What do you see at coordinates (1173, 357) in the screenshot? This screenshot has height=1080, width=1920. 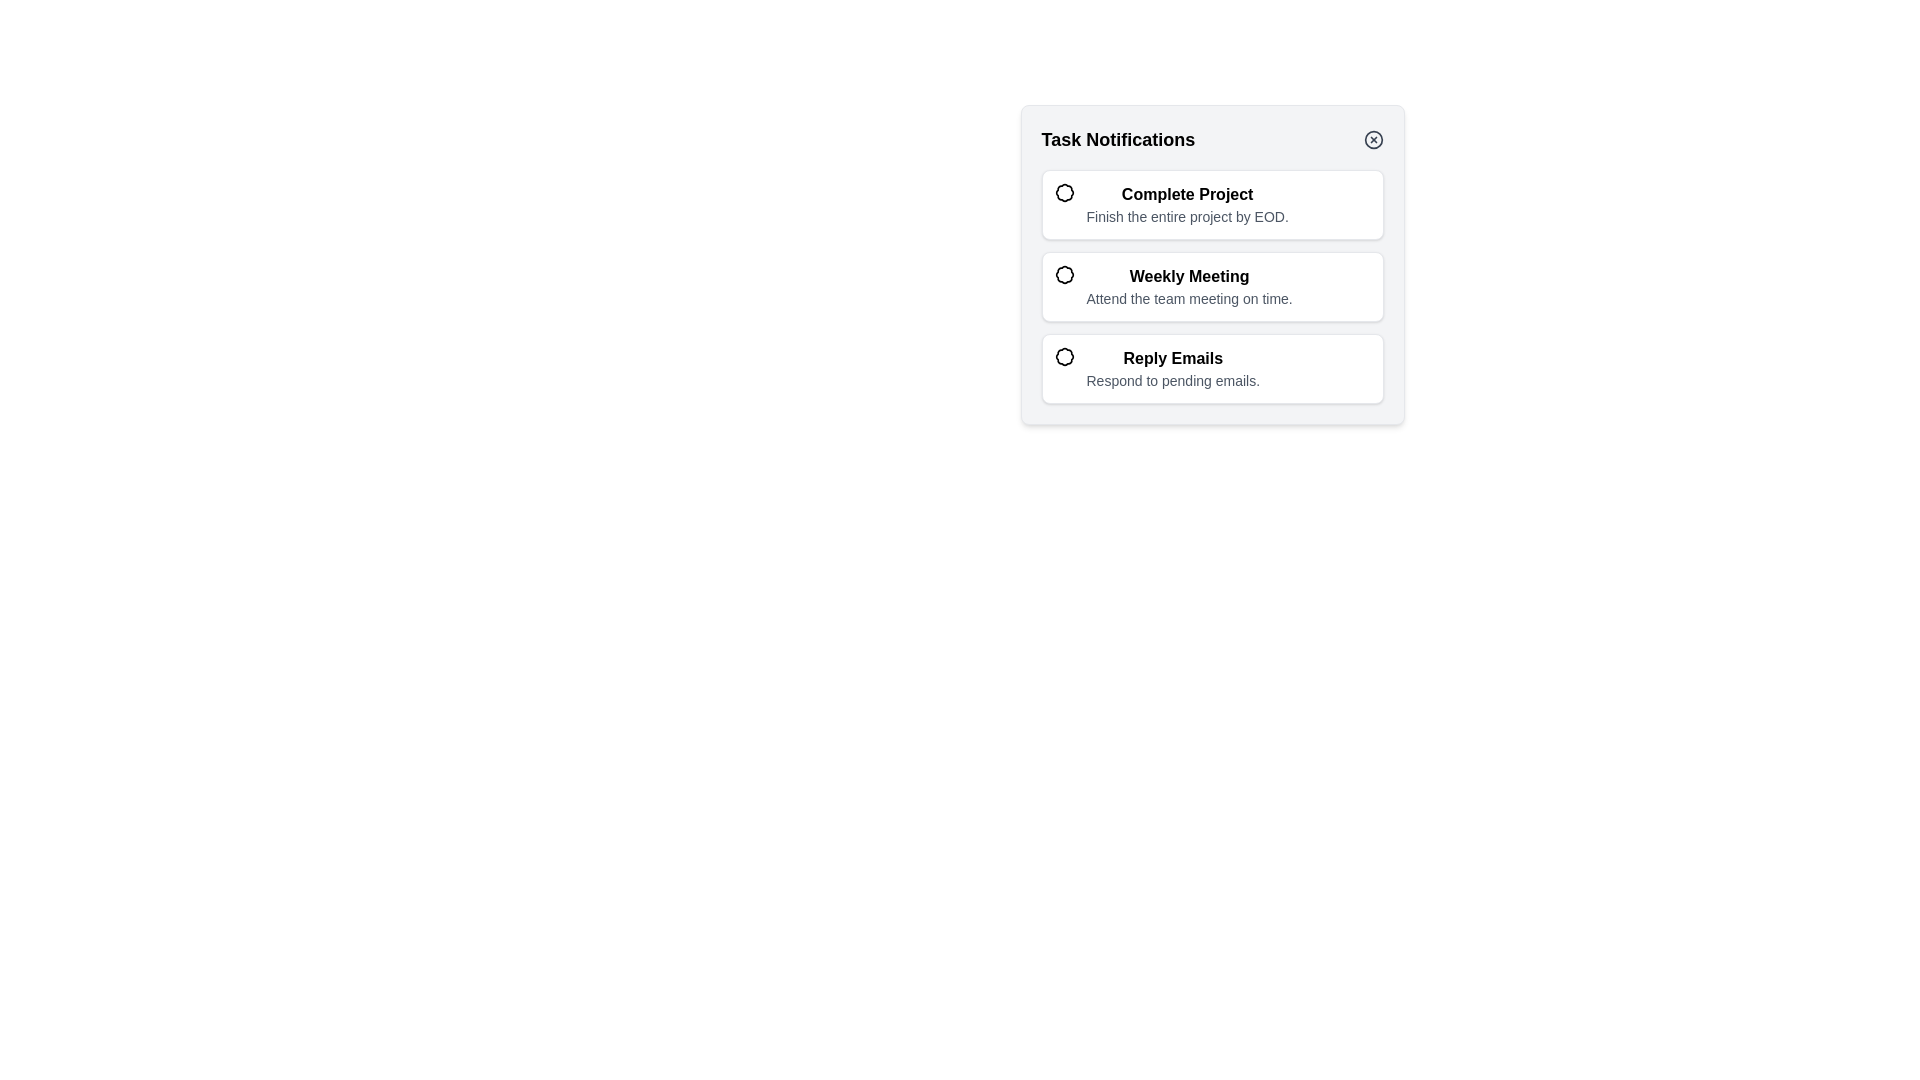 I see `the Text Label that serves as a title for a task notification, positioned centrally in the task list interface` at bounding box center [1173, 357].